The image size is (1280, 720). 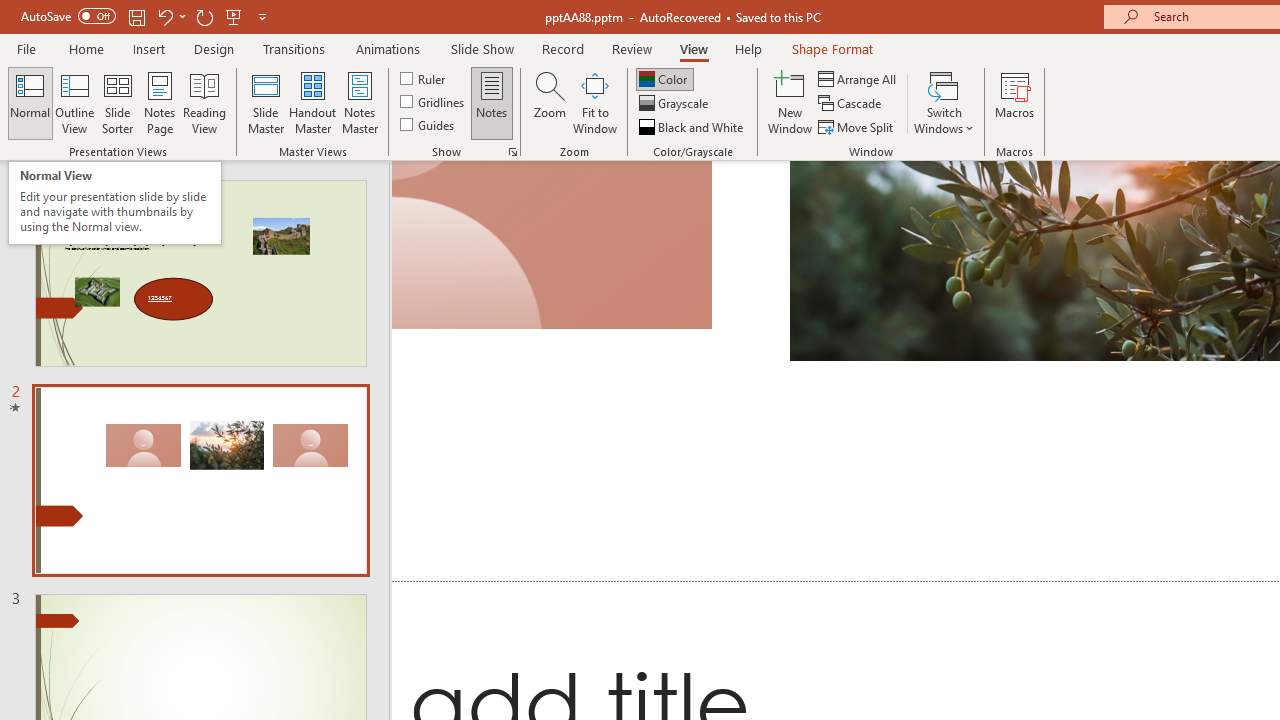 I want to click on 'Arrange All', so click(x=858, y=78).